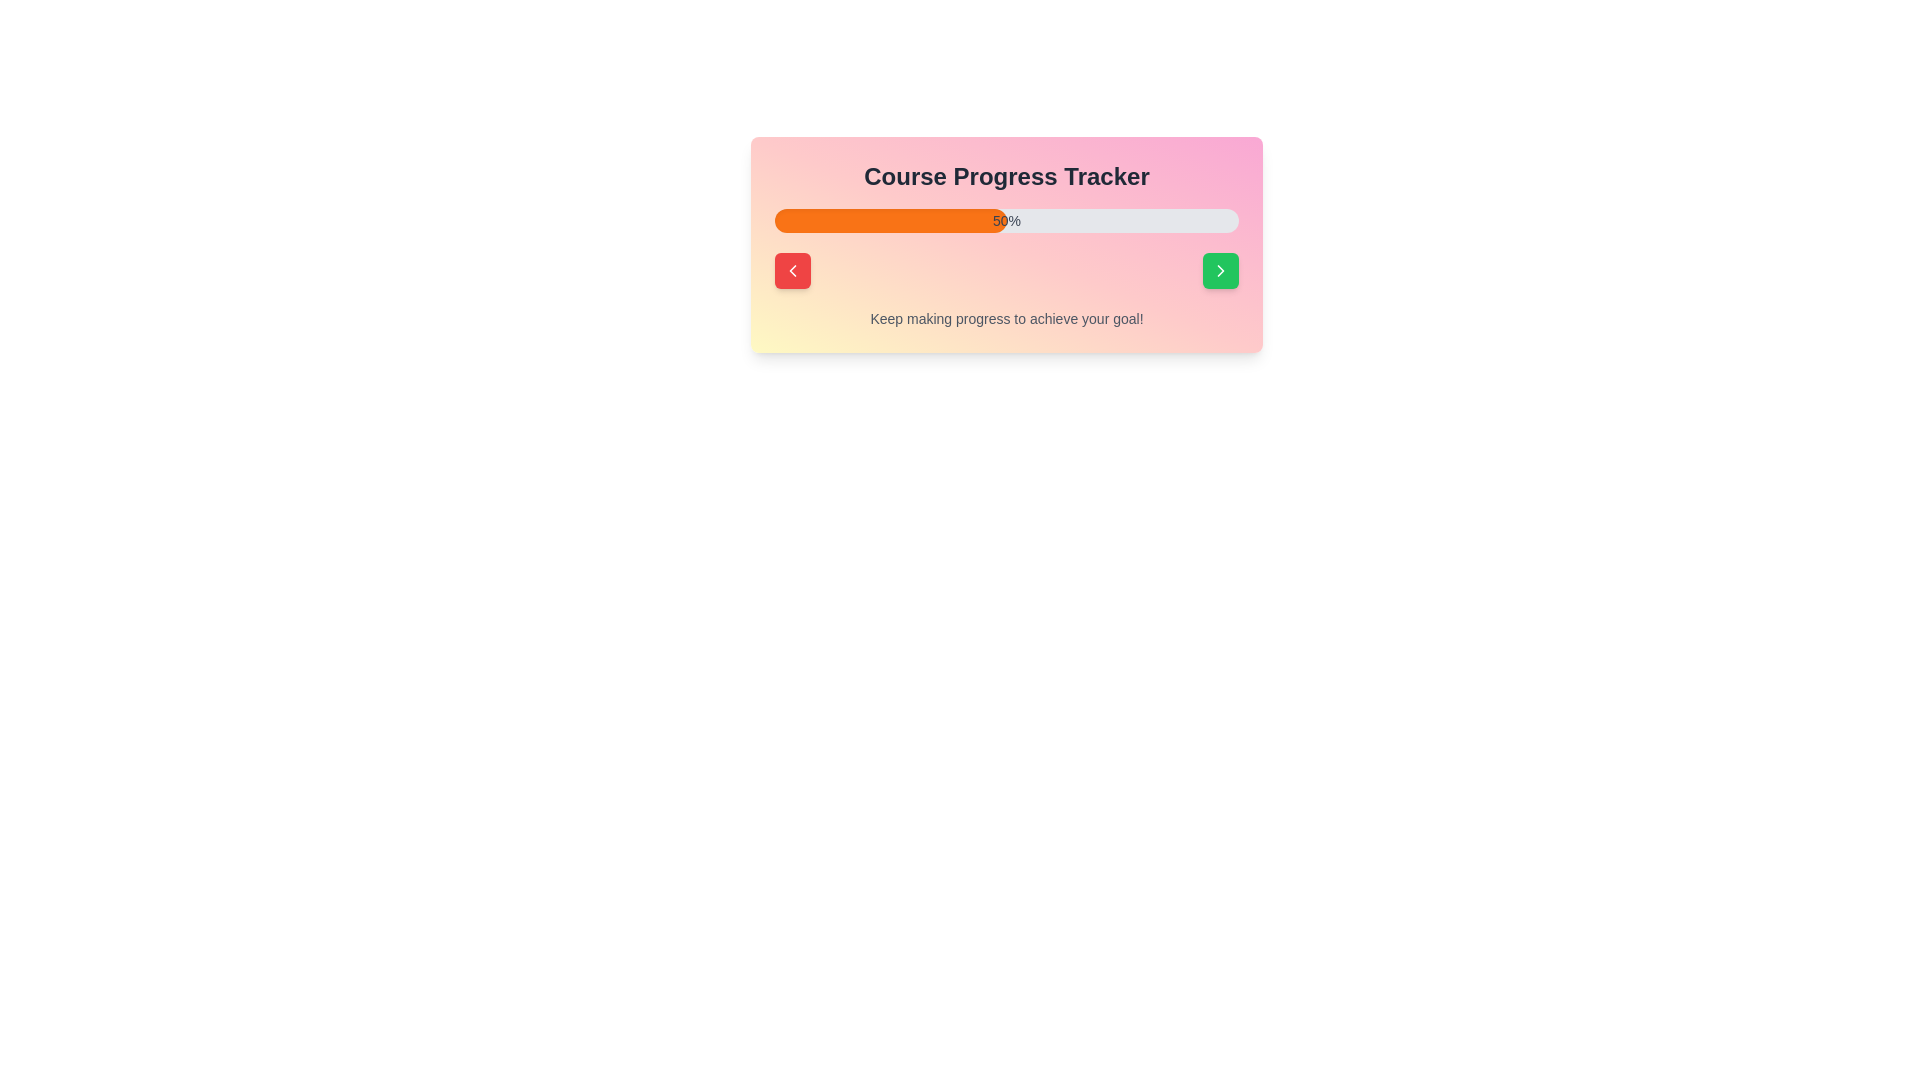 Image resolution: width=1920 pixels, height=1080 pixels. Describe the element at coordinates (791, 270) in the screenshot. I see `the small leftward chevron arrow icon, which is styled in a minimalistic line design and is located inside the red circular button to the left of the progress bar` at that location.